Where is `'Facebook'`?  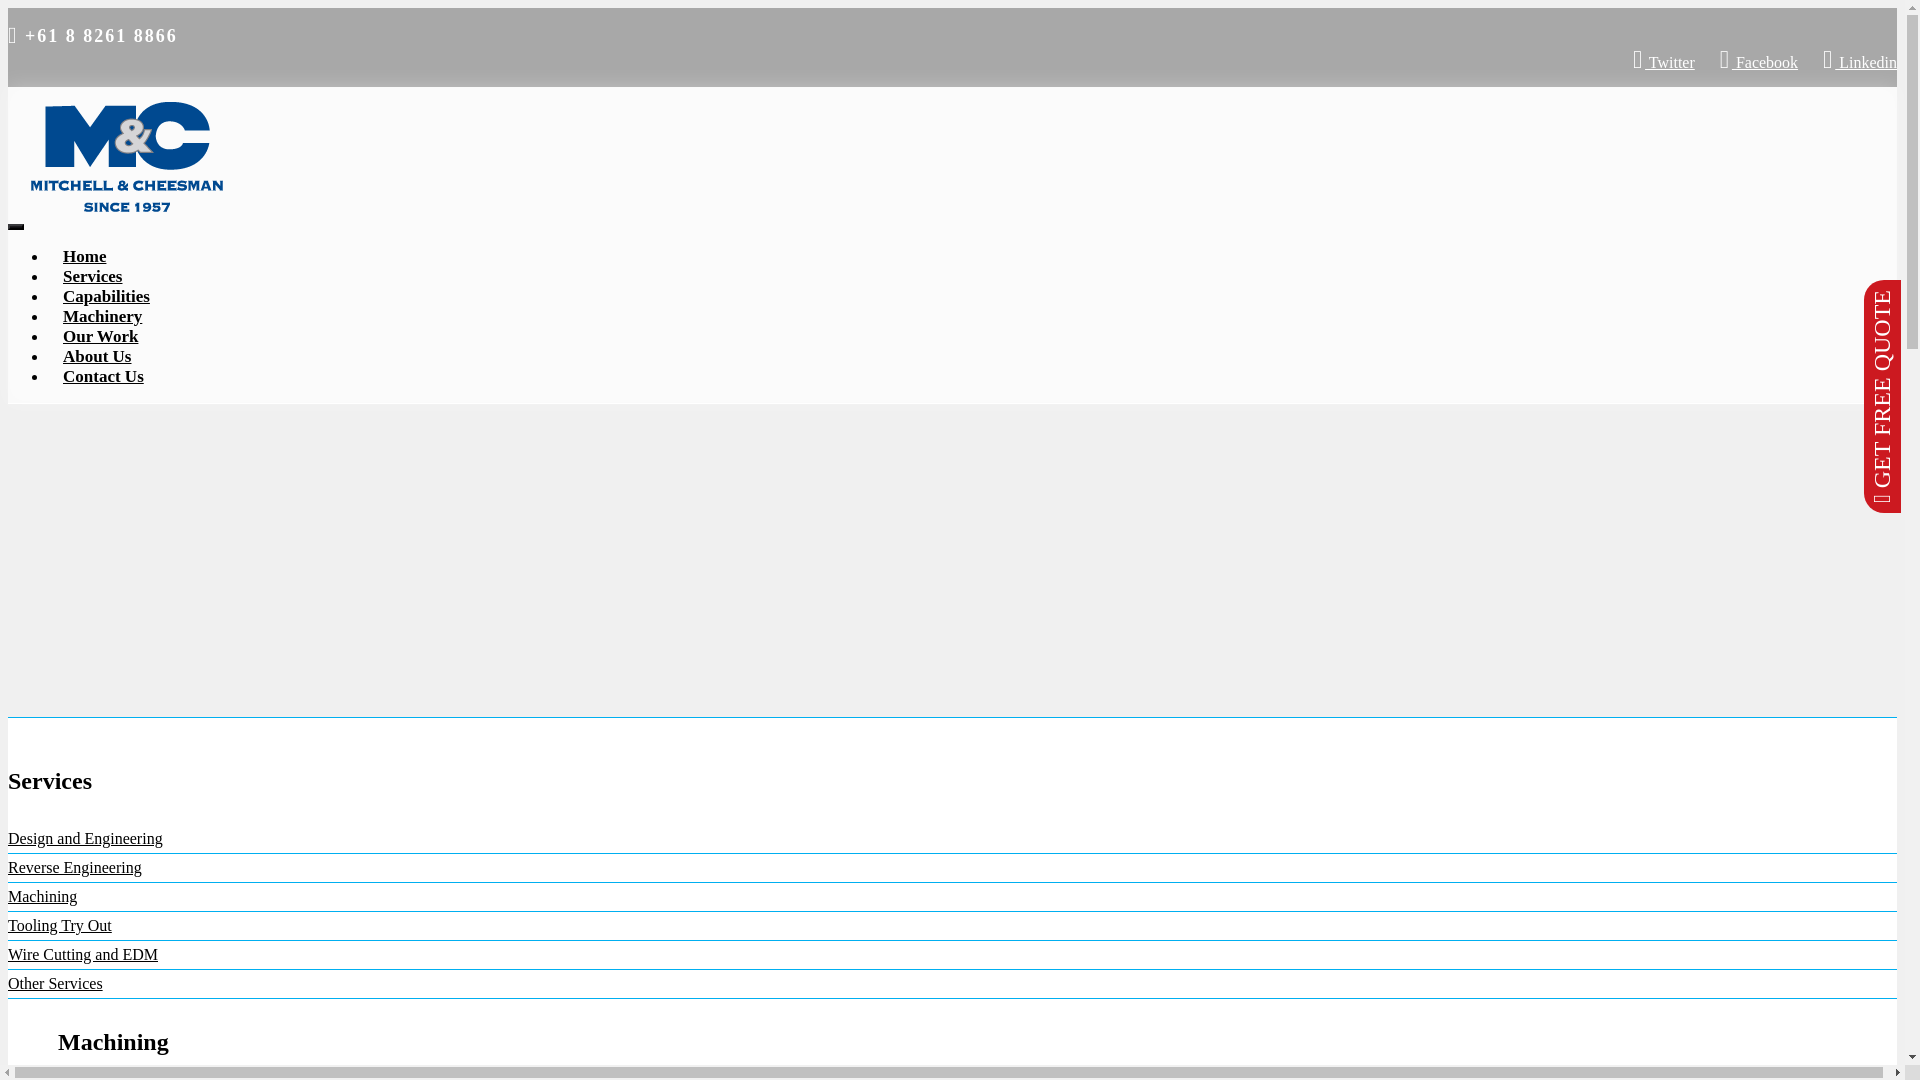 'Facebook' is located at coordinates (1757, 61).